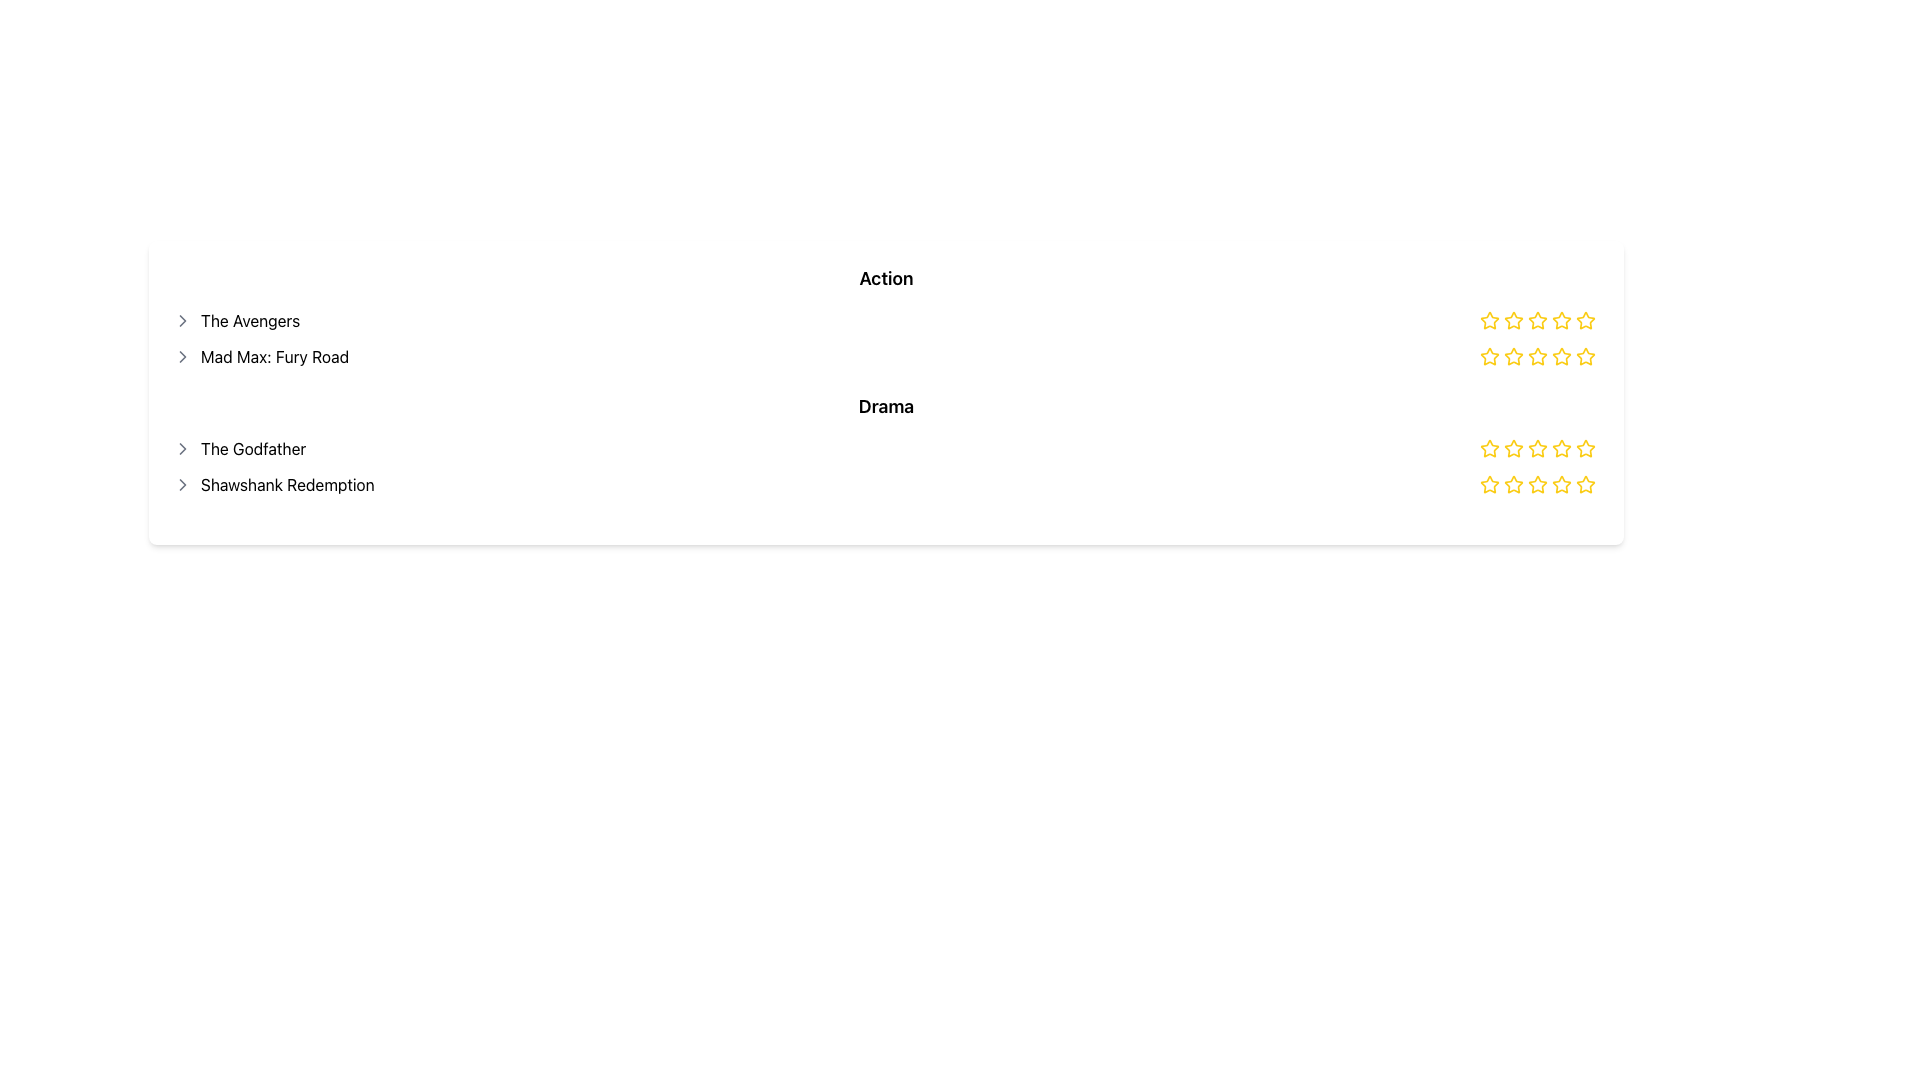 This screenshot has height=1080, width=1920. What do you see at coordinates (1513, 485) in the screenshot?
I see `the third yellow star-shaped rating icon for the movie 'Shawshank Redemption' in the second row under the 'Drama' category` at bounding box center [1513, 485].